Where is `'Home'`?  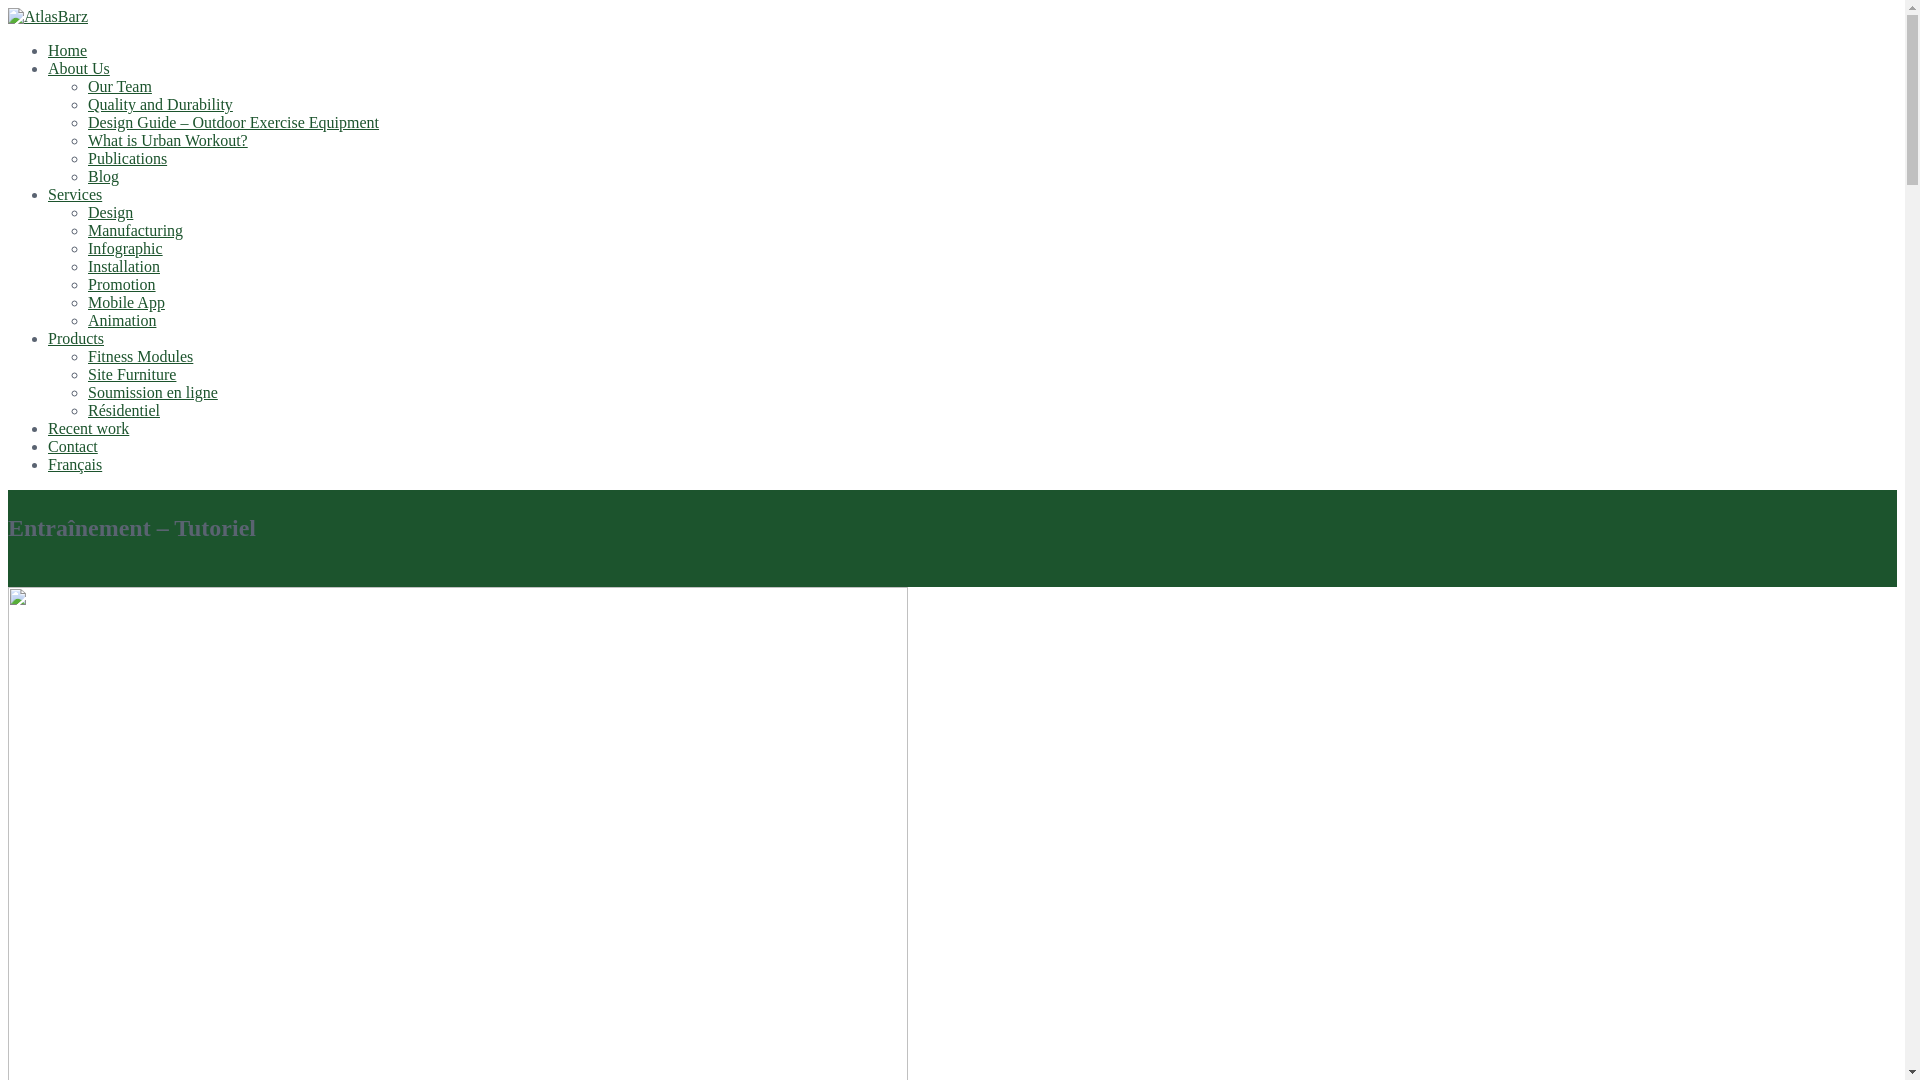
'Home' is located at coordinates (67, 49).